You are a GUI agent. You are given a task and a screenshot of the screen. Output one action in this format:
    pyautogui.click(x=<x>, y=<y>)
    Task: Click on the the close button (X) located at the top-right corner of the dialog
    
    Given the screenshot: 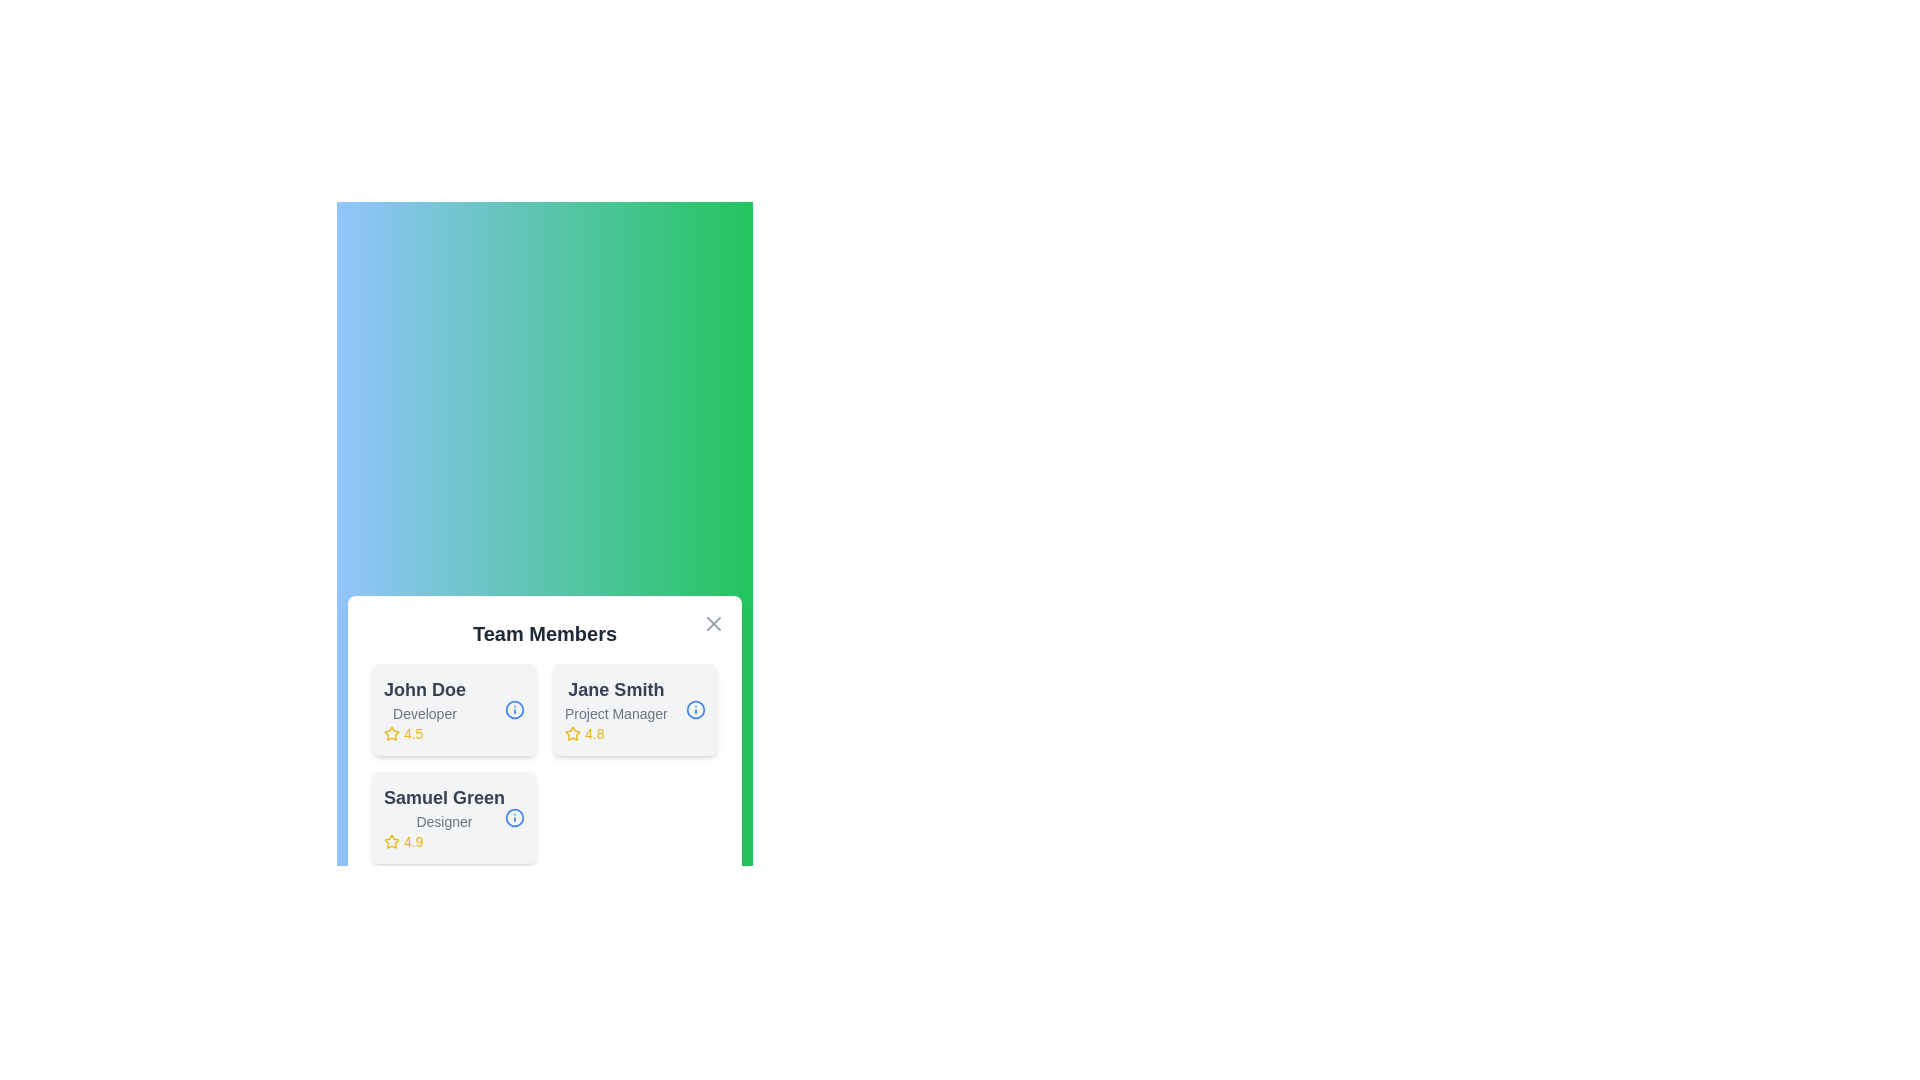 What is the action you would take?
    pyautogui.click(x=714, y=623)
    